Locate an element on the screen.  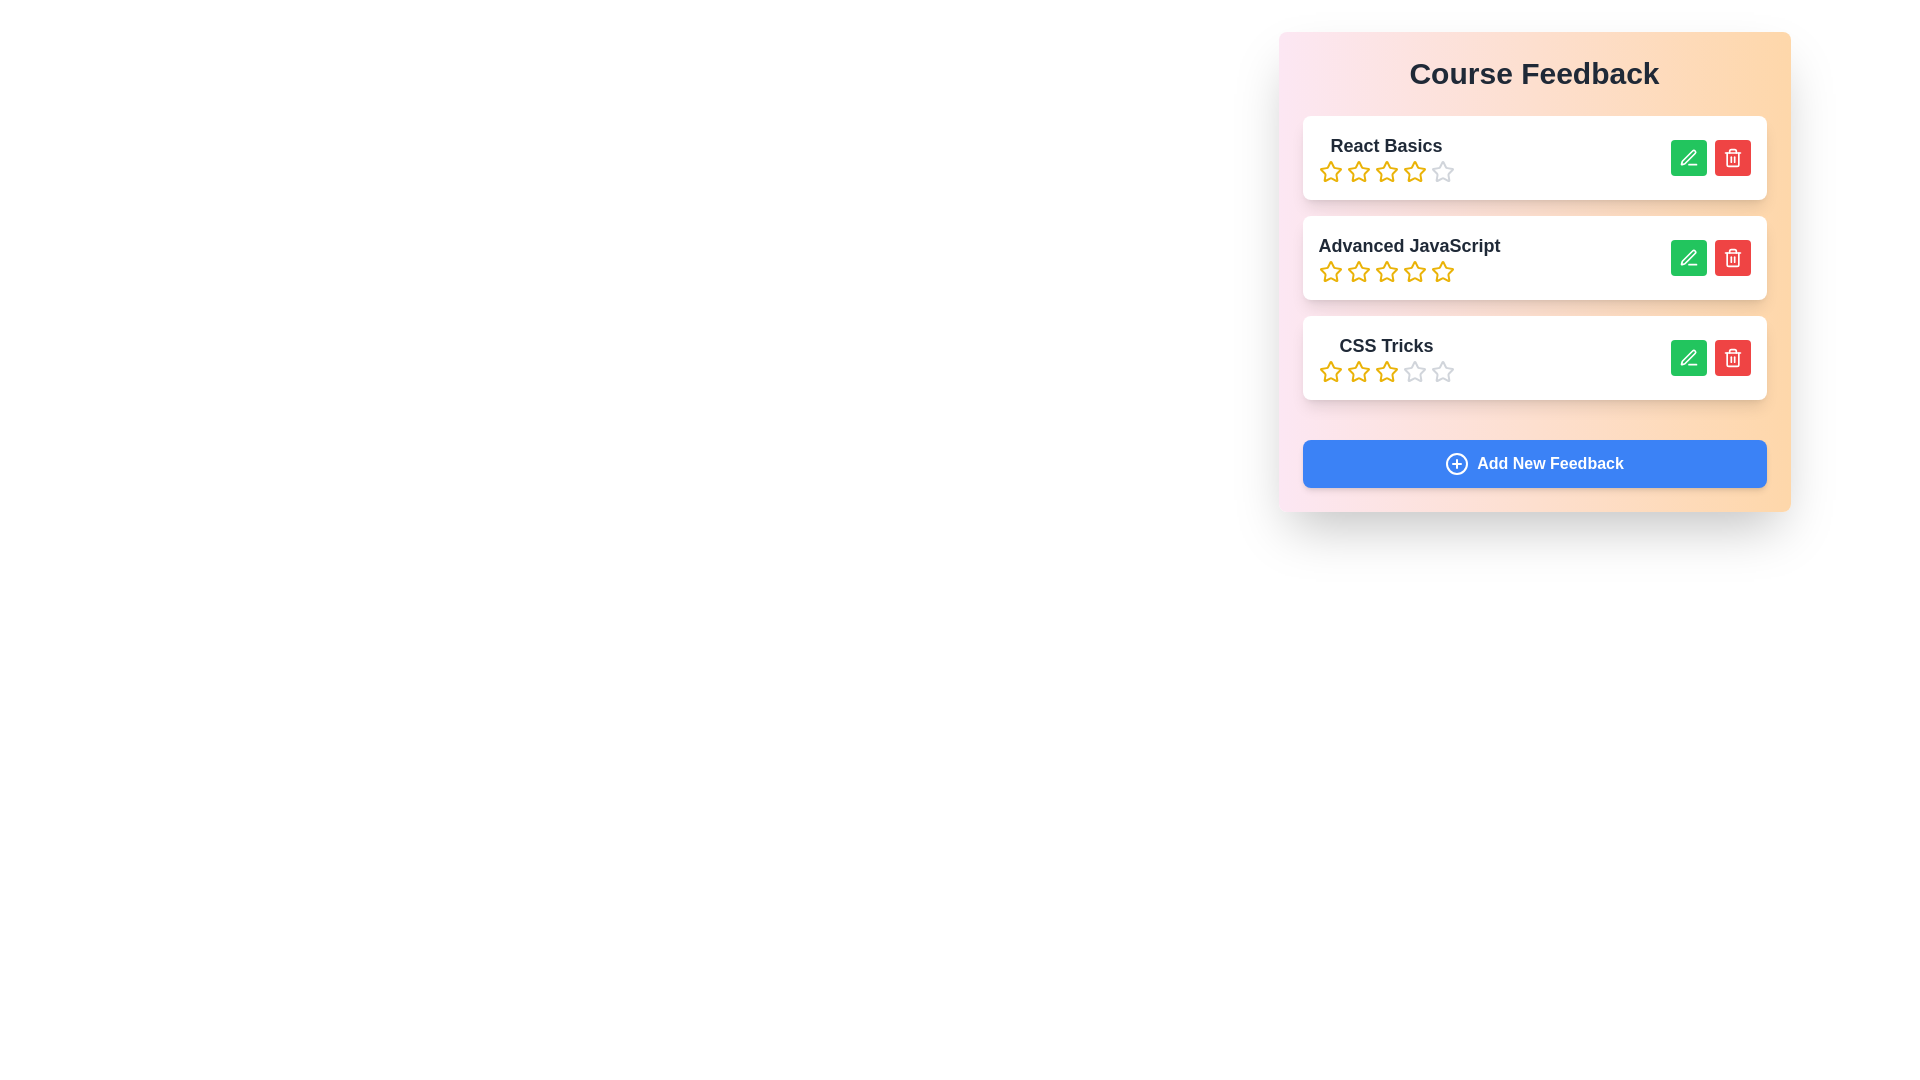
the 'Add New Feedback' button is located at coordinates (1533, 463).